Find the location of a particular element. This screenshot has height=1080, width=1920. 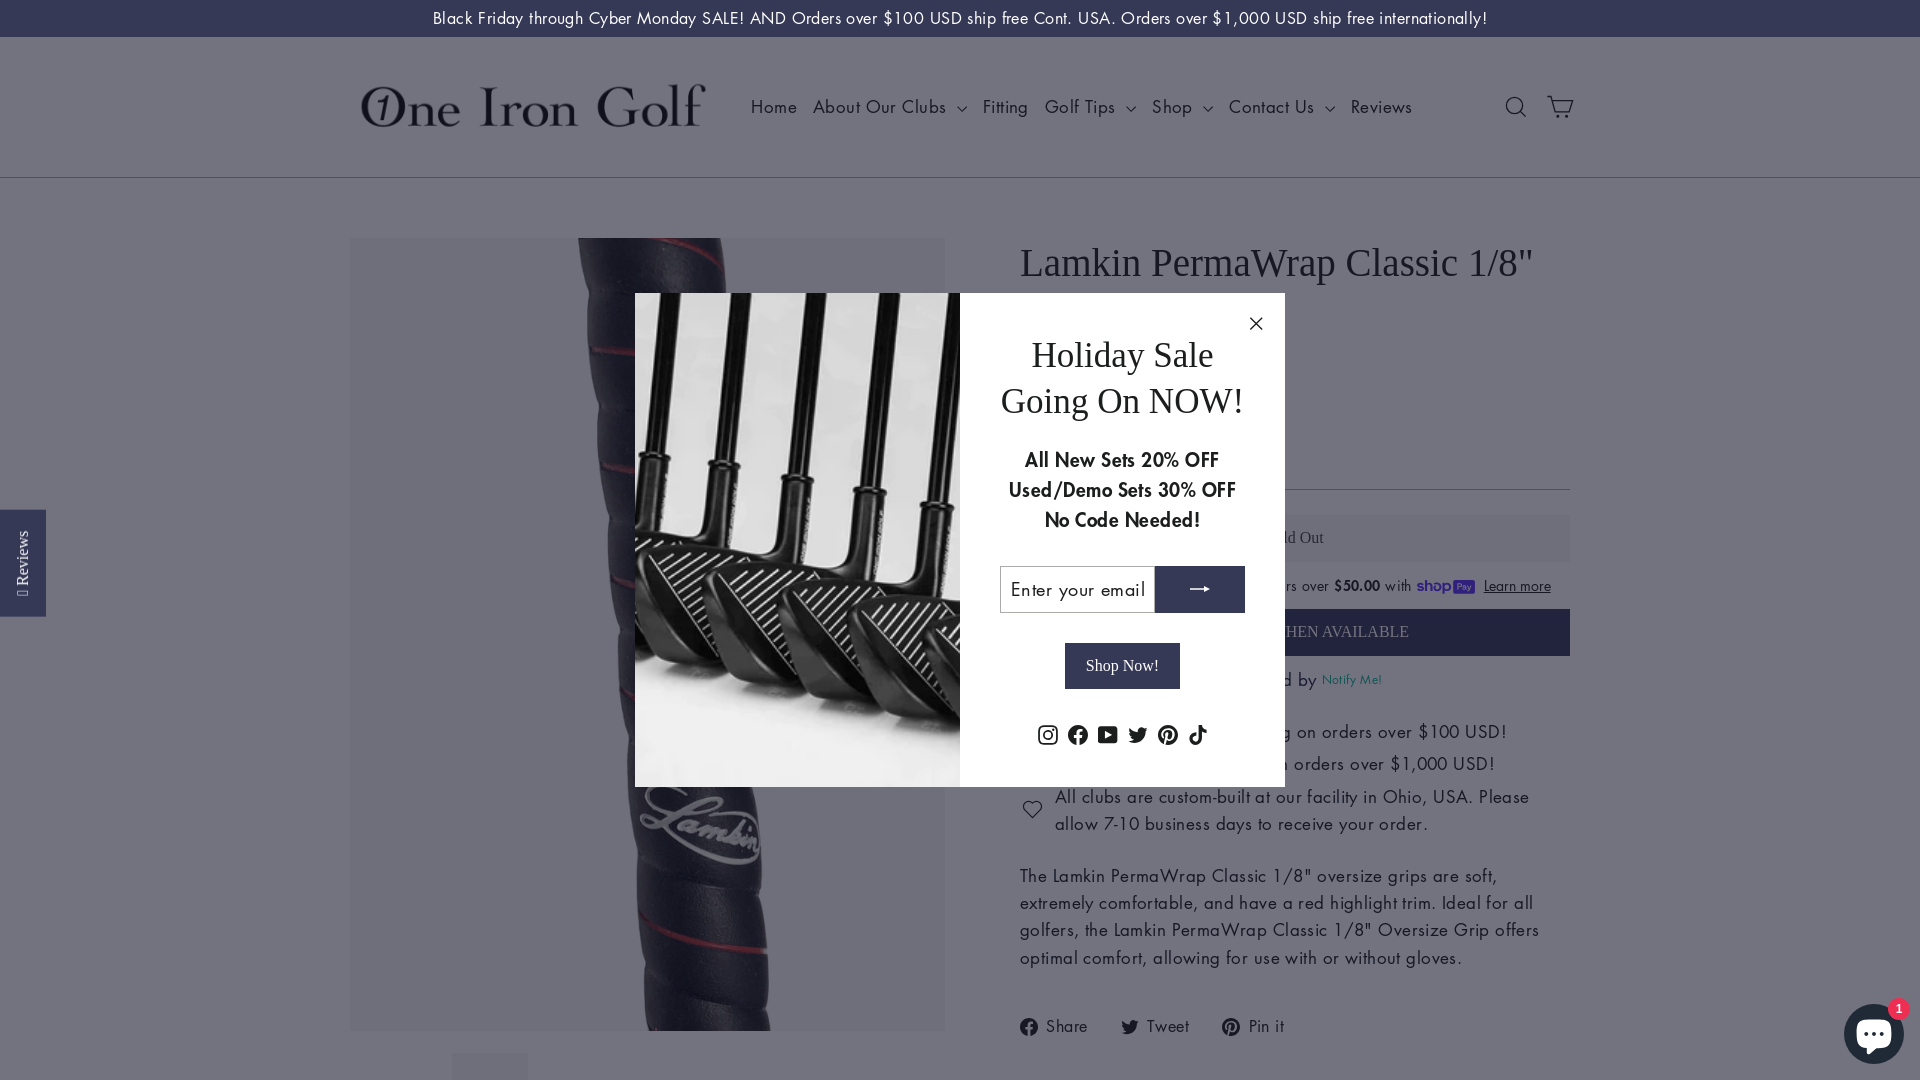

'Shop Now!' is located at coordinates (1122, 666).